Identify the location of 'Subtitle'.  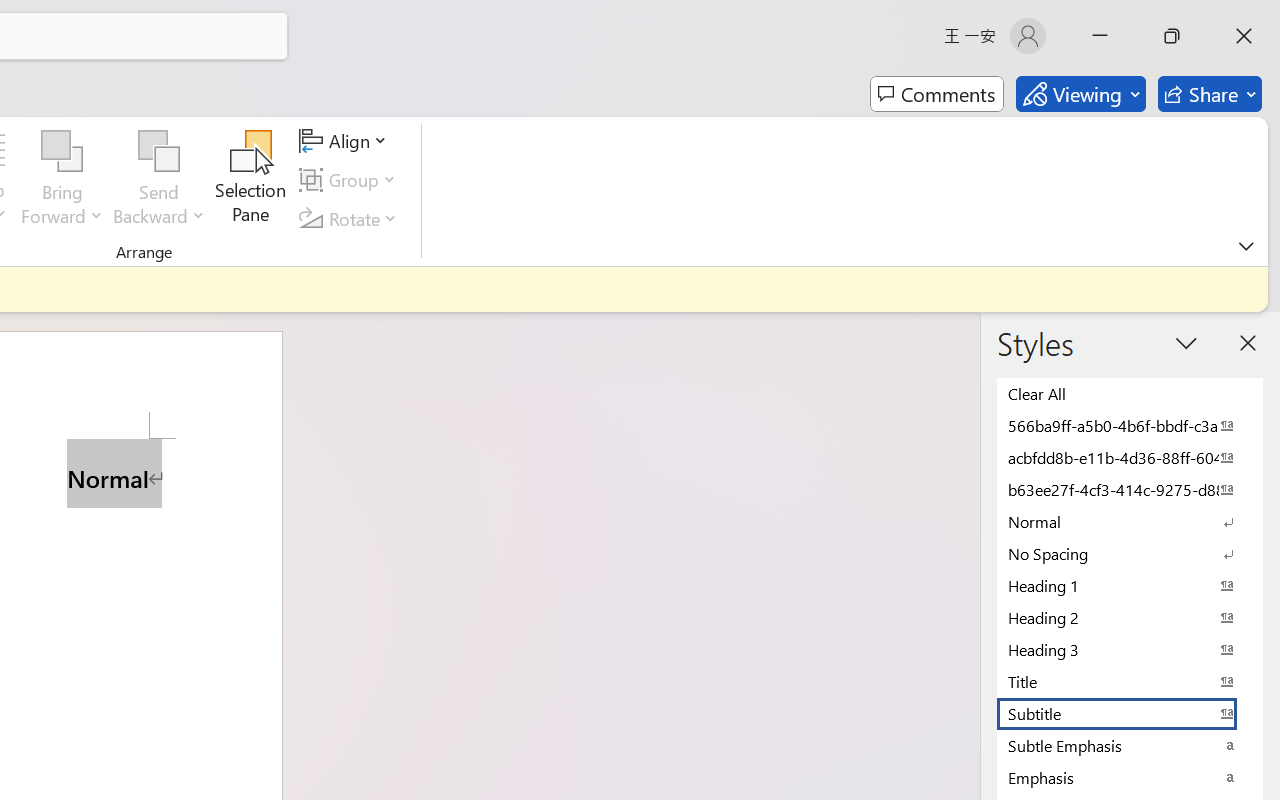
(1130, 712).